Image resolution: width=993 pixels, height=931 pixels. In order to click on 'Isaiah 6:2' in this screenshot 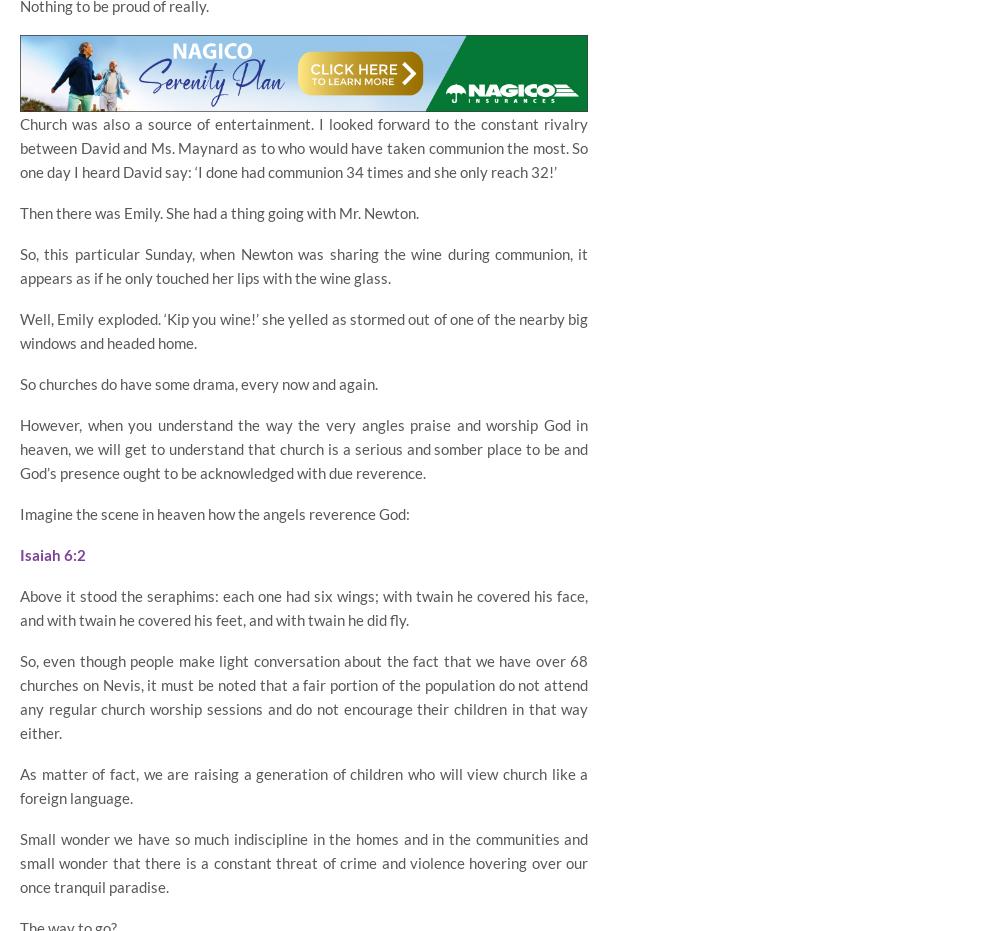, I will do `click(53, 553)`.